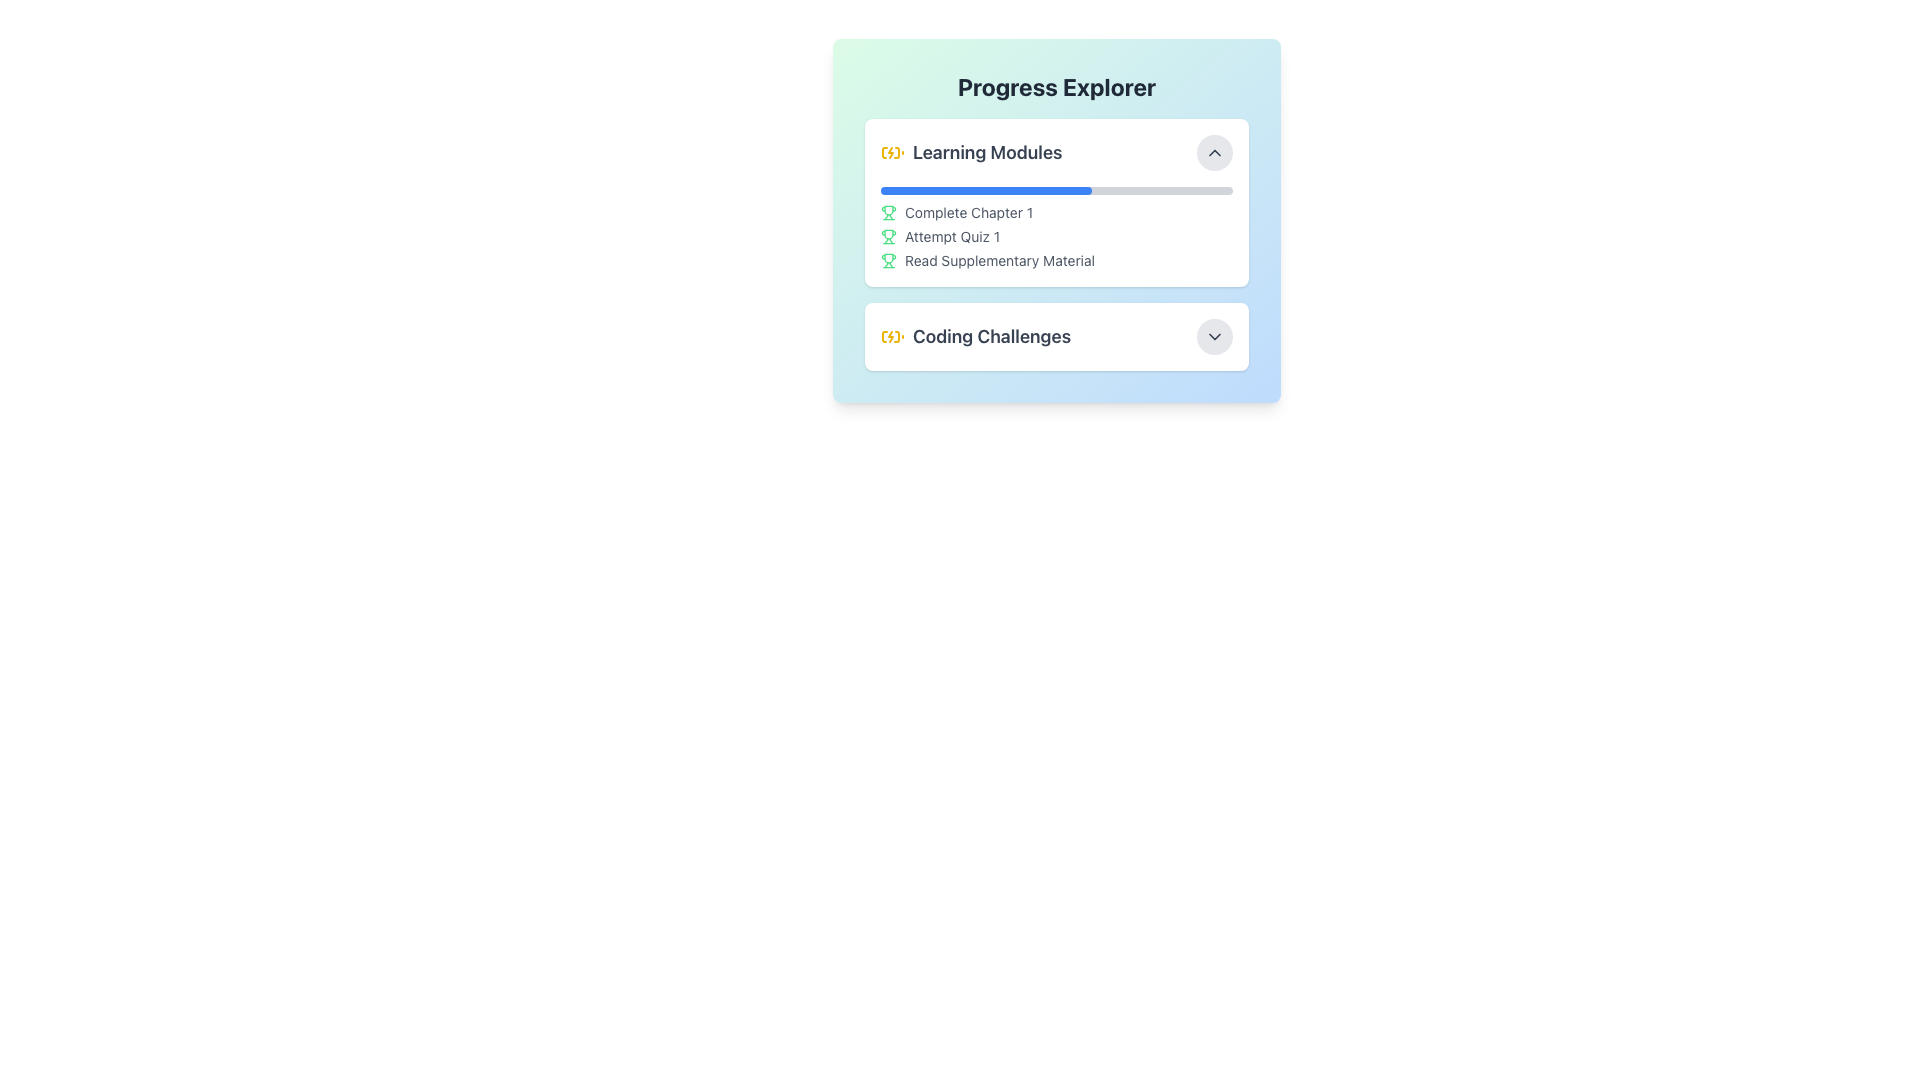  I want to click on horizontal progress bar indicating a 60% progress level, located above the 'Complete Chapter 1' list in the 'Learning Modules' section, so click(1055, 191).